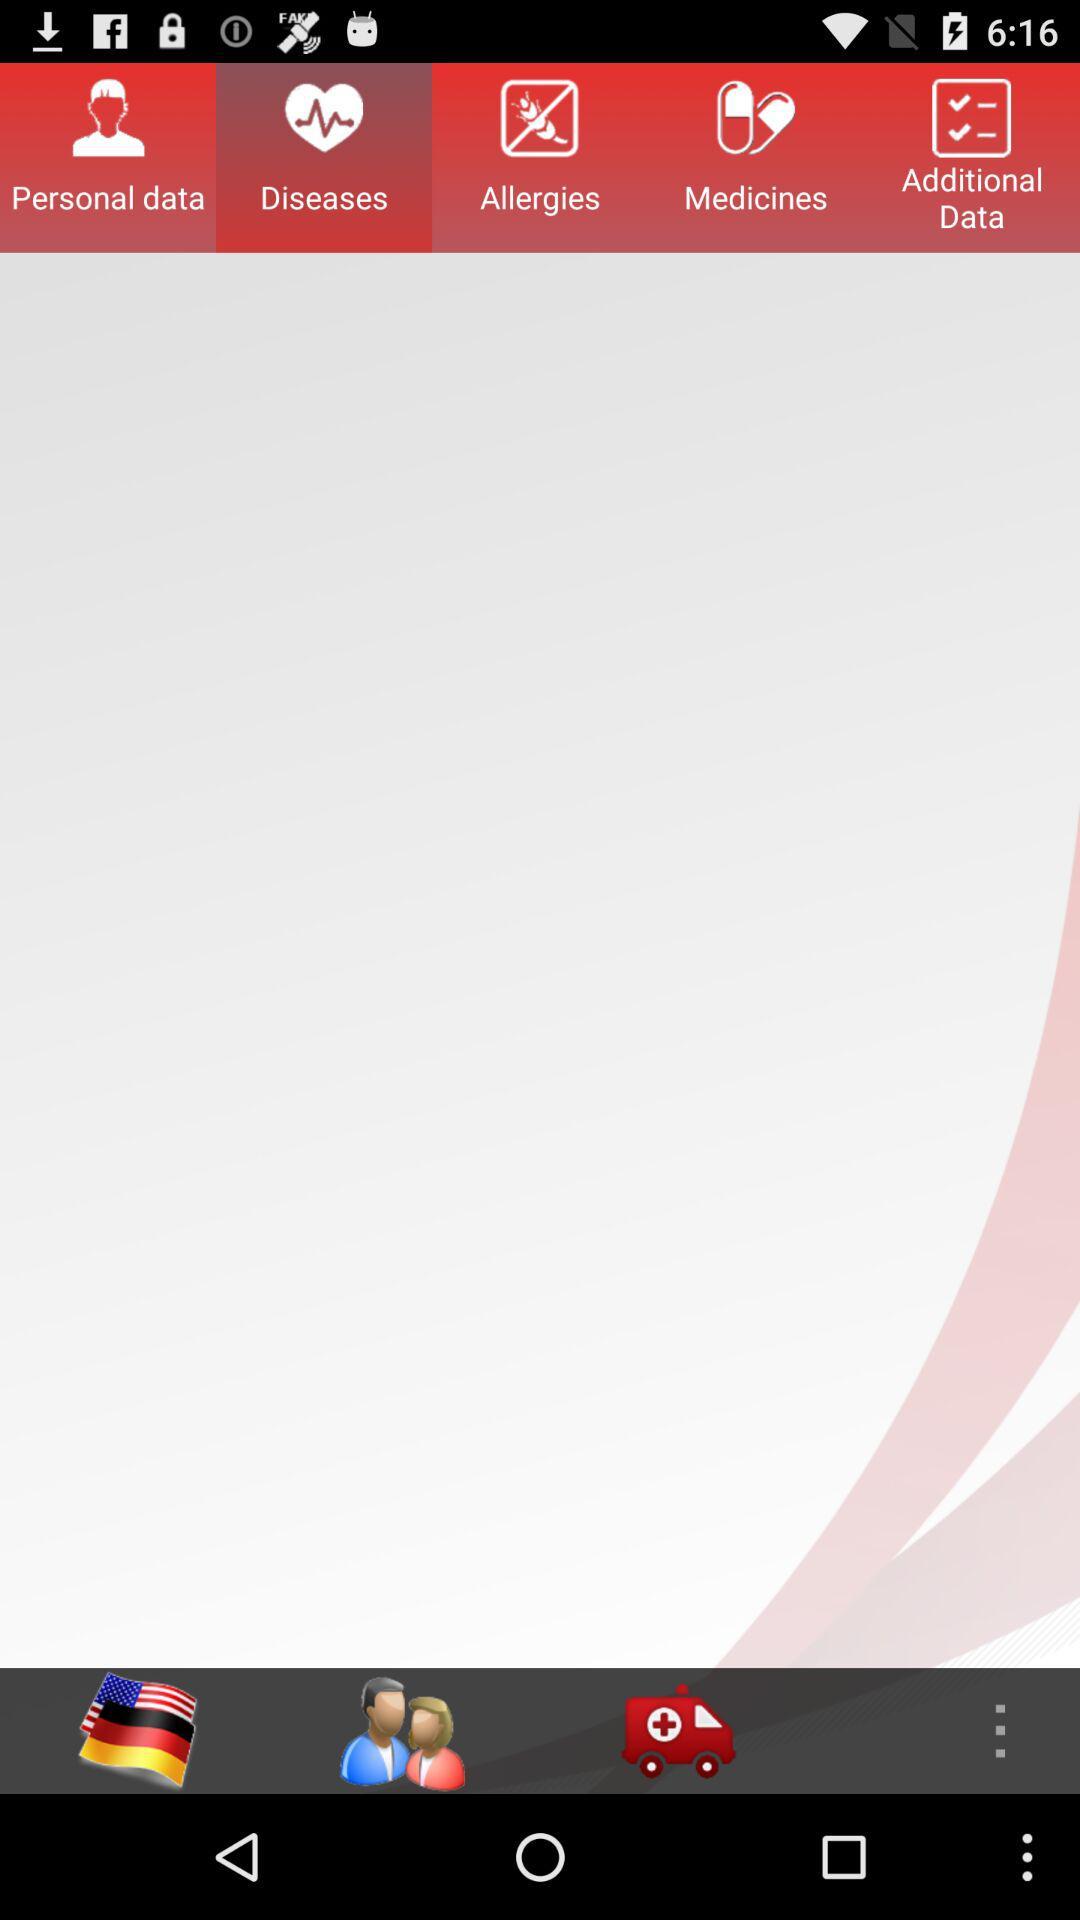  I want to click on the medicines item, so click(756, 156).